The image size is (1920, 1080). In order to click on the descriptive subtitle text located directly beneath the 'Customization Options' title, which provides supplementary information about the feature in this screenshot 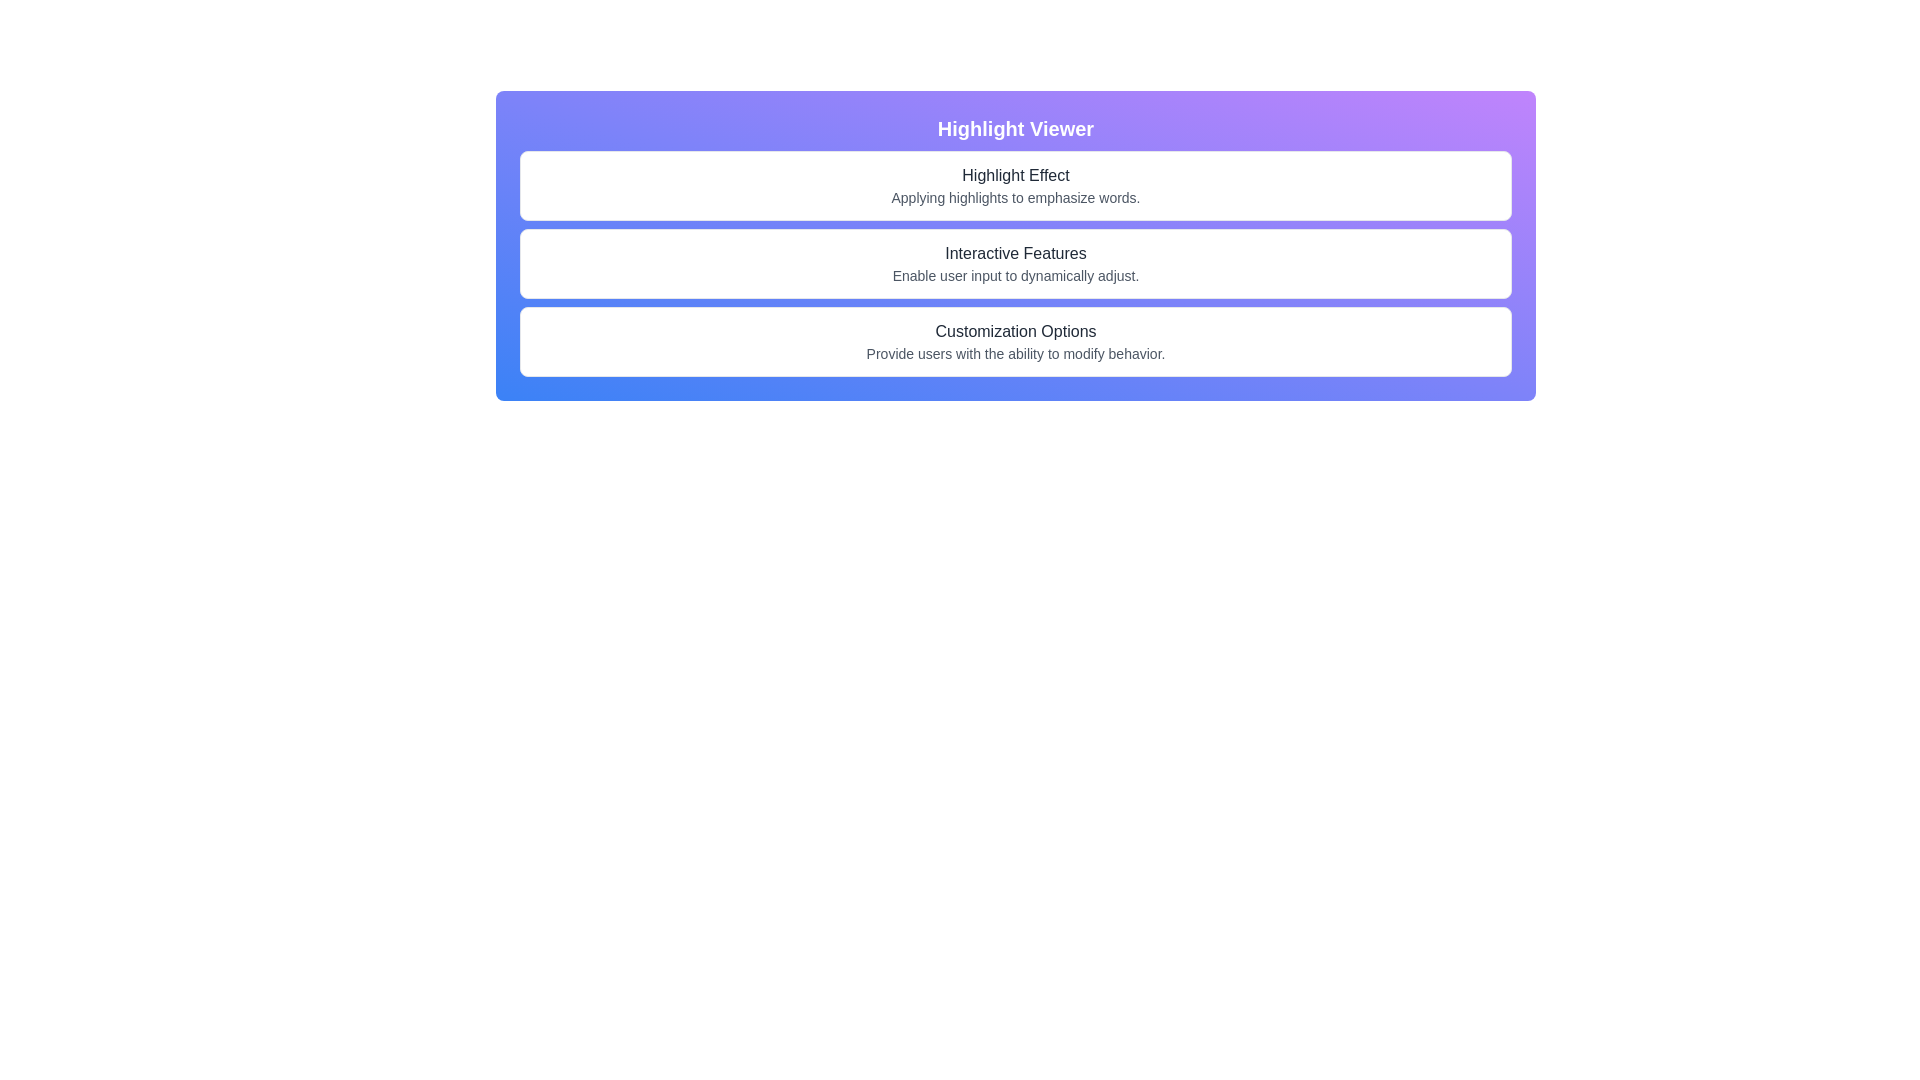, I will do `click(1016, 353)`.